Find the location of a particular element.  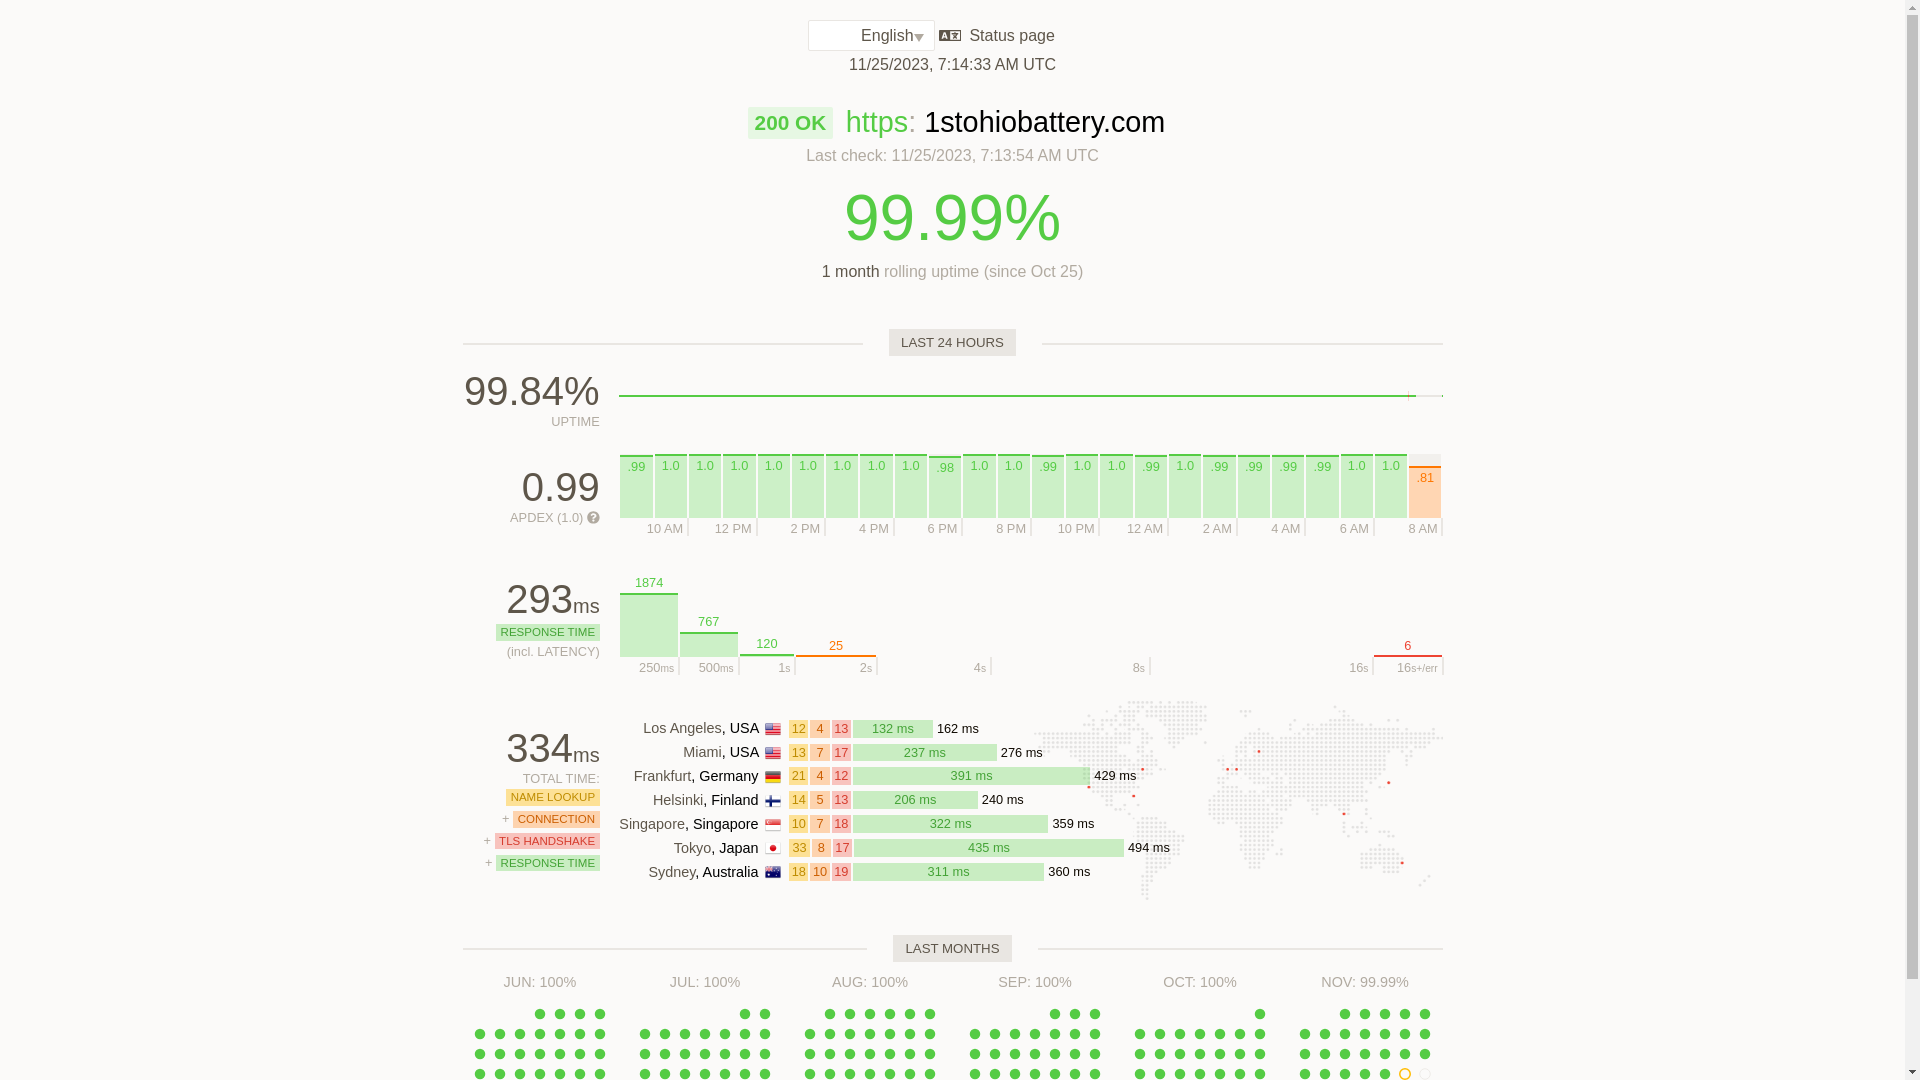

'<small>Aug 08:</small> No downtime' is located at coordinates (830, 1033).